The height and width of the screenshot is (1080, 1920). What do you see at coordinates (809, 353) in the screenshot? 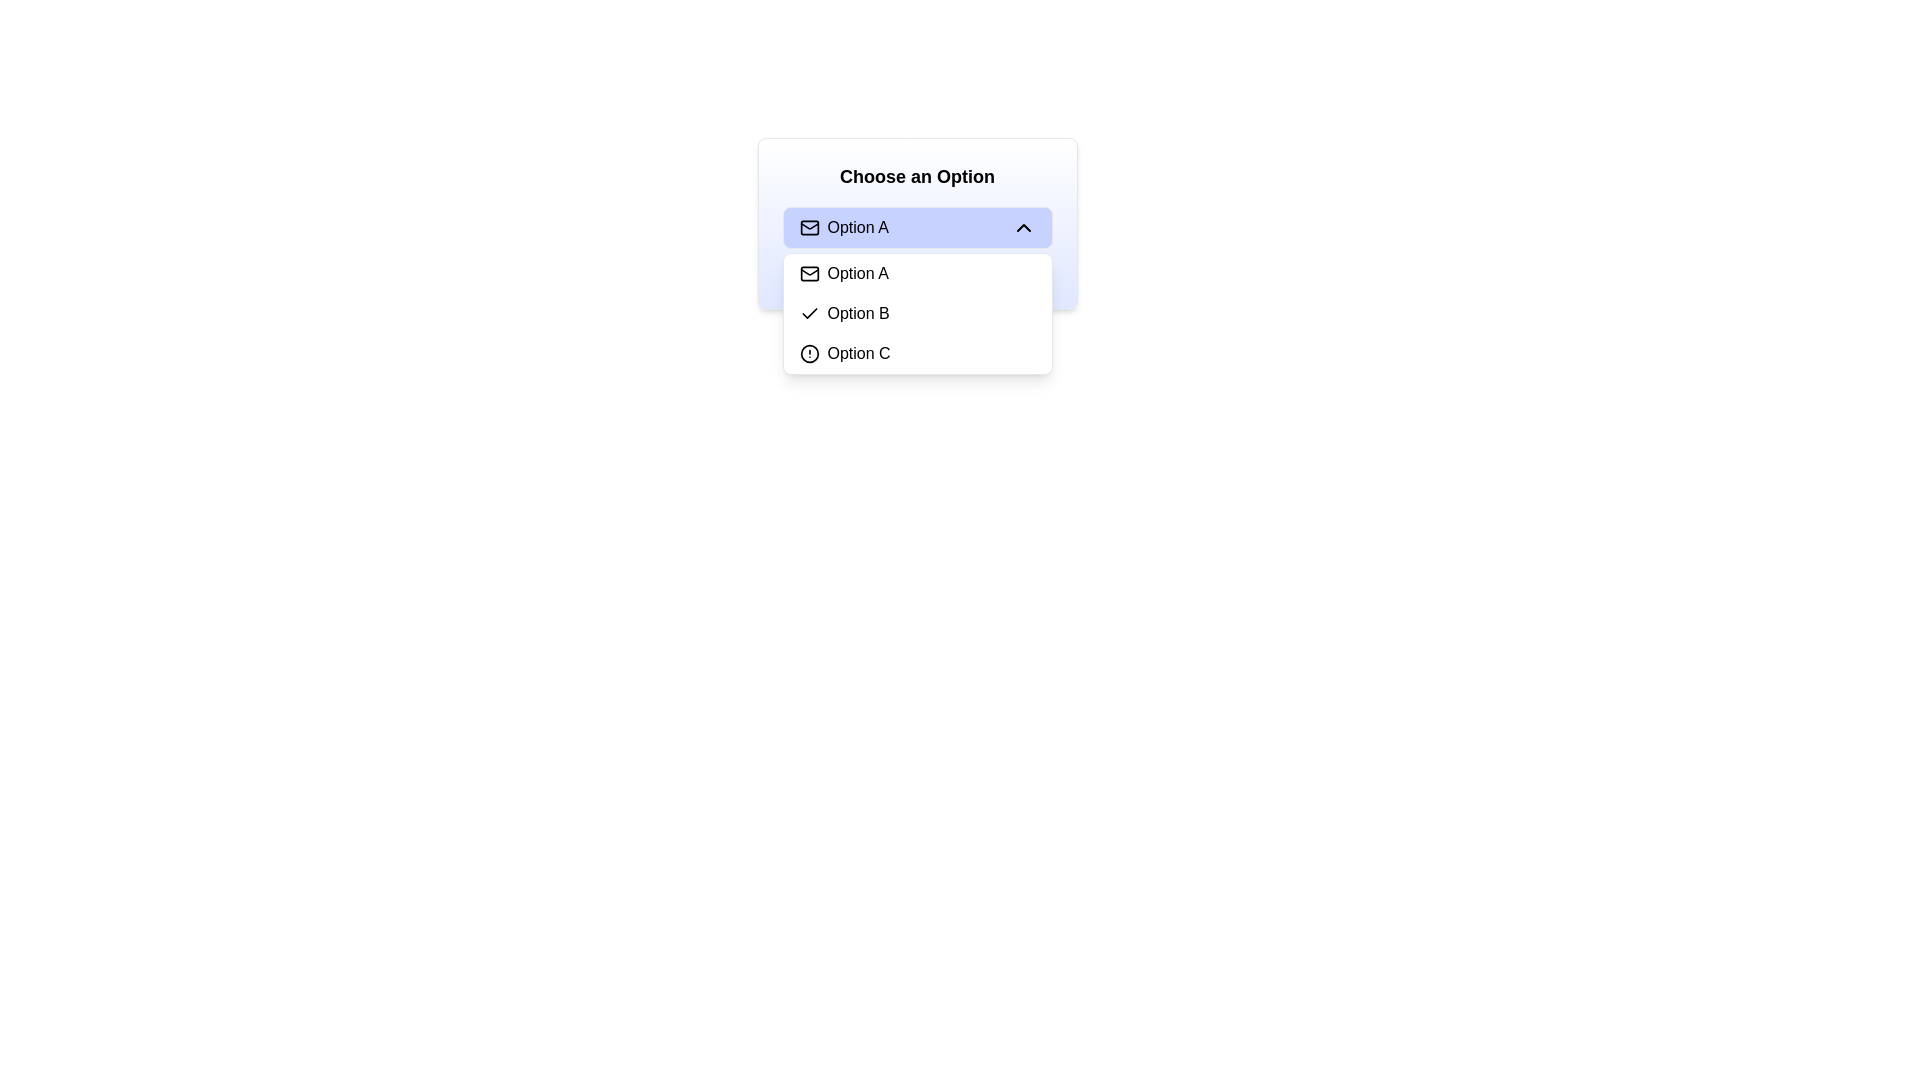
I see `the warning icon located to the left of the 'Option C' text` at bounding box center [809, 353].